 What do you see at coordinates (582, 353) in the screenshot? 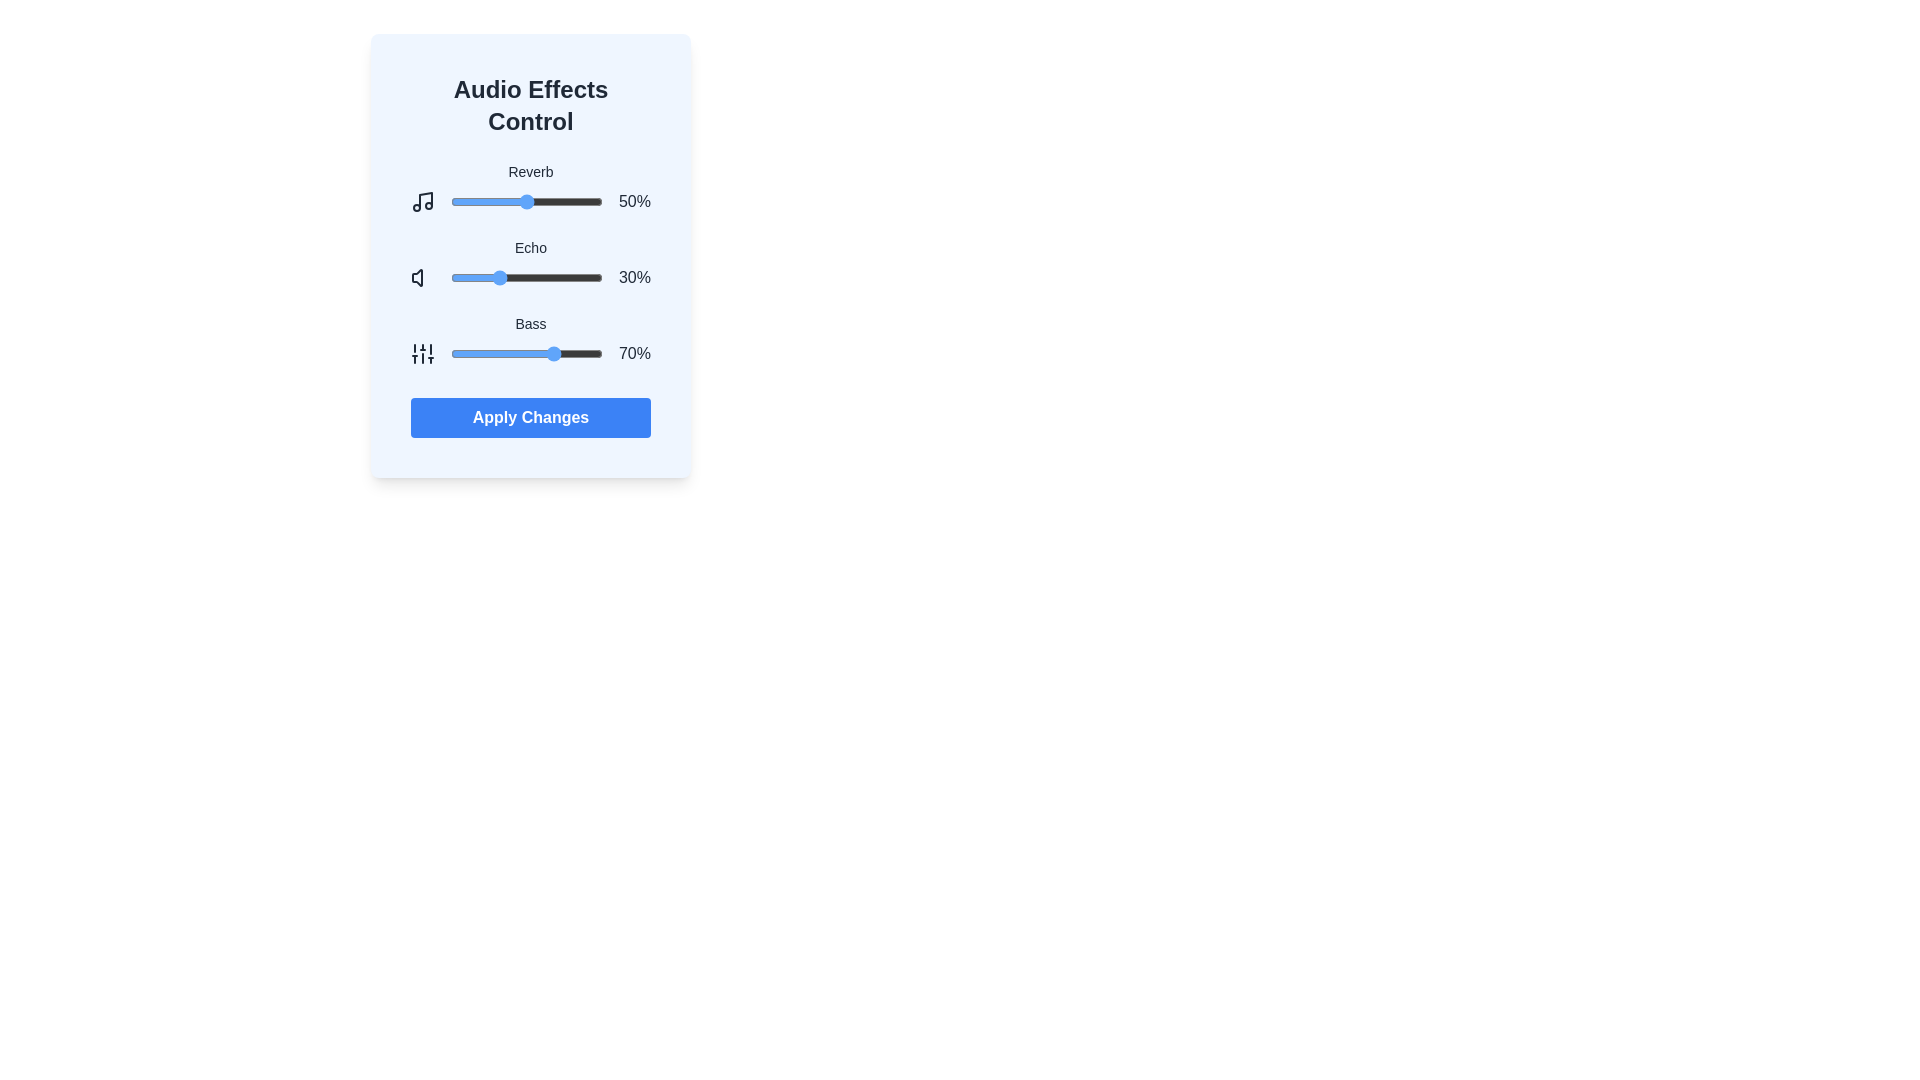
I see `bass` at bounding box center [582, 353].